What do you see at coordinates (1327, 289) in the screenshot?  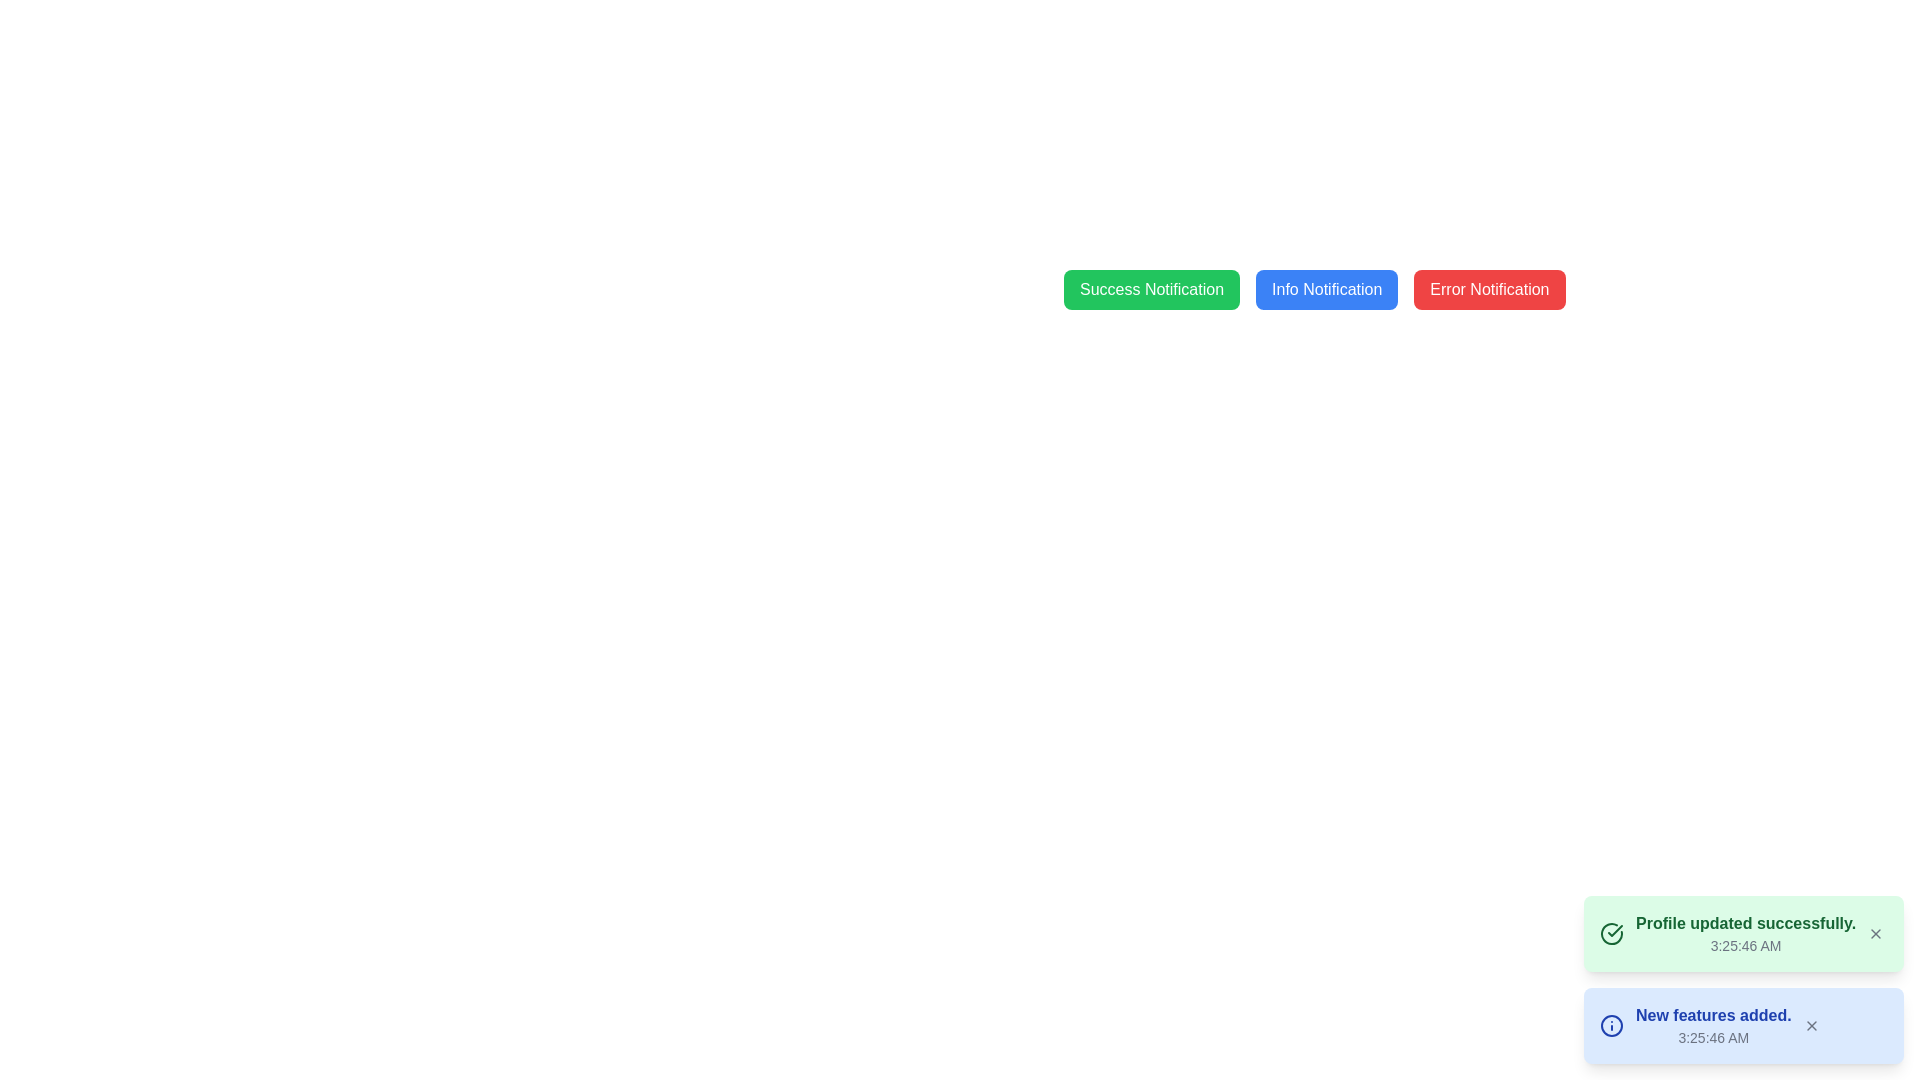 I see `the notification trigger button located between the 'Success Notification' and 'Error Notification' buttons to observe hover effects` at bounding box center [1327, 289].